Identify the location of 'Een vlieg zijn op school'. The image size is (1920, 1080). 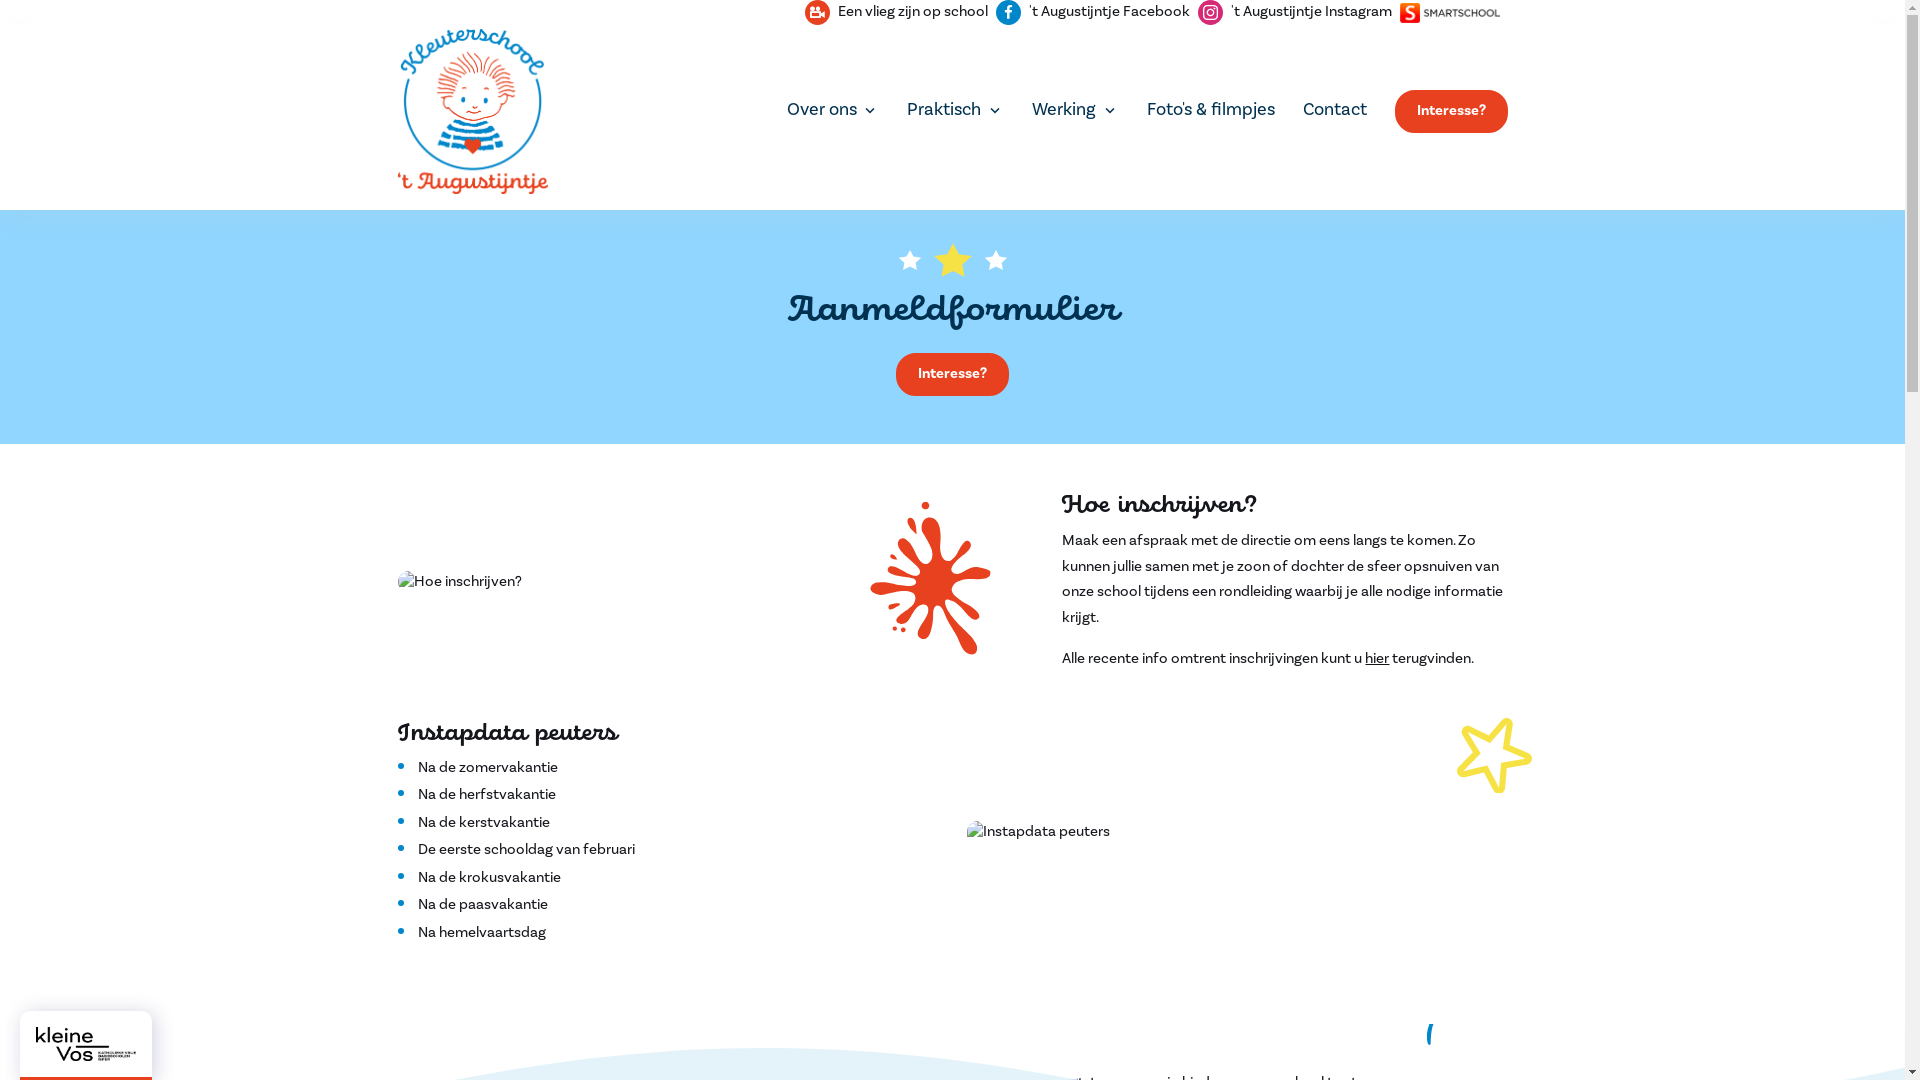
(895, 12).